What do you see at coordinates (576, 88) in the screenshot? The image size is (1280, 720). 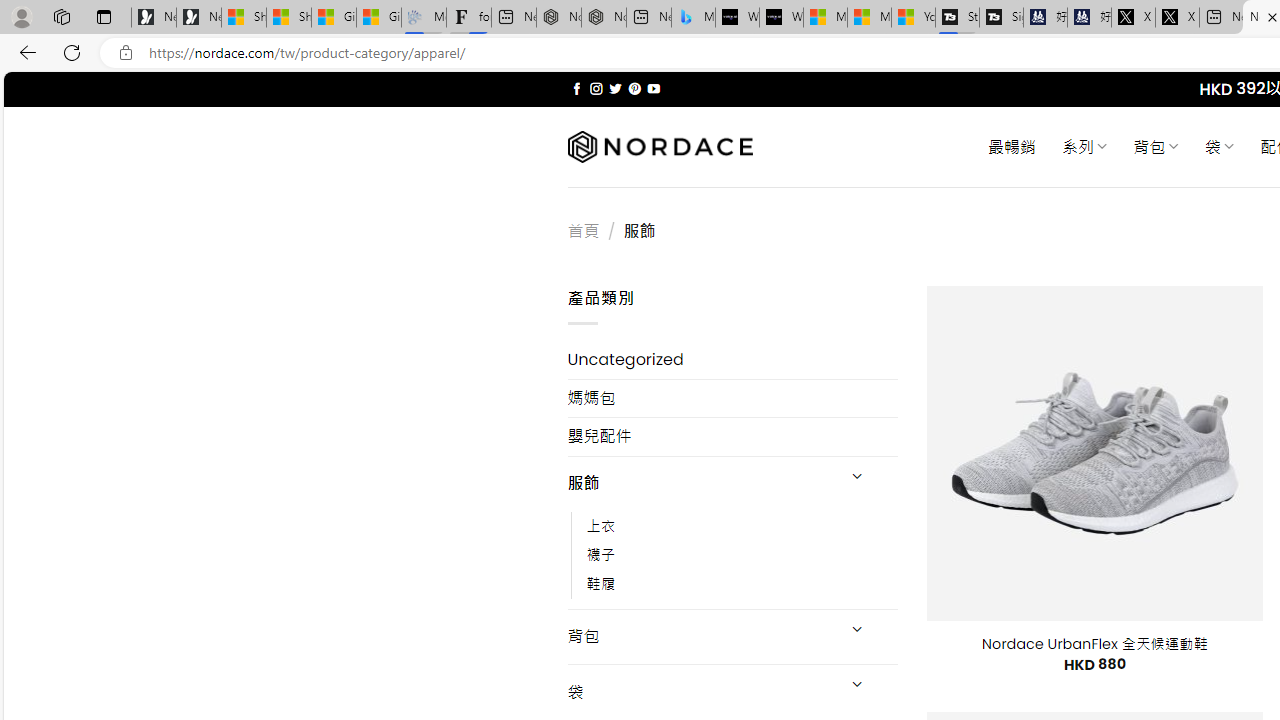 I see `'Follow on Facebook'` at bounding box center [576, 88].